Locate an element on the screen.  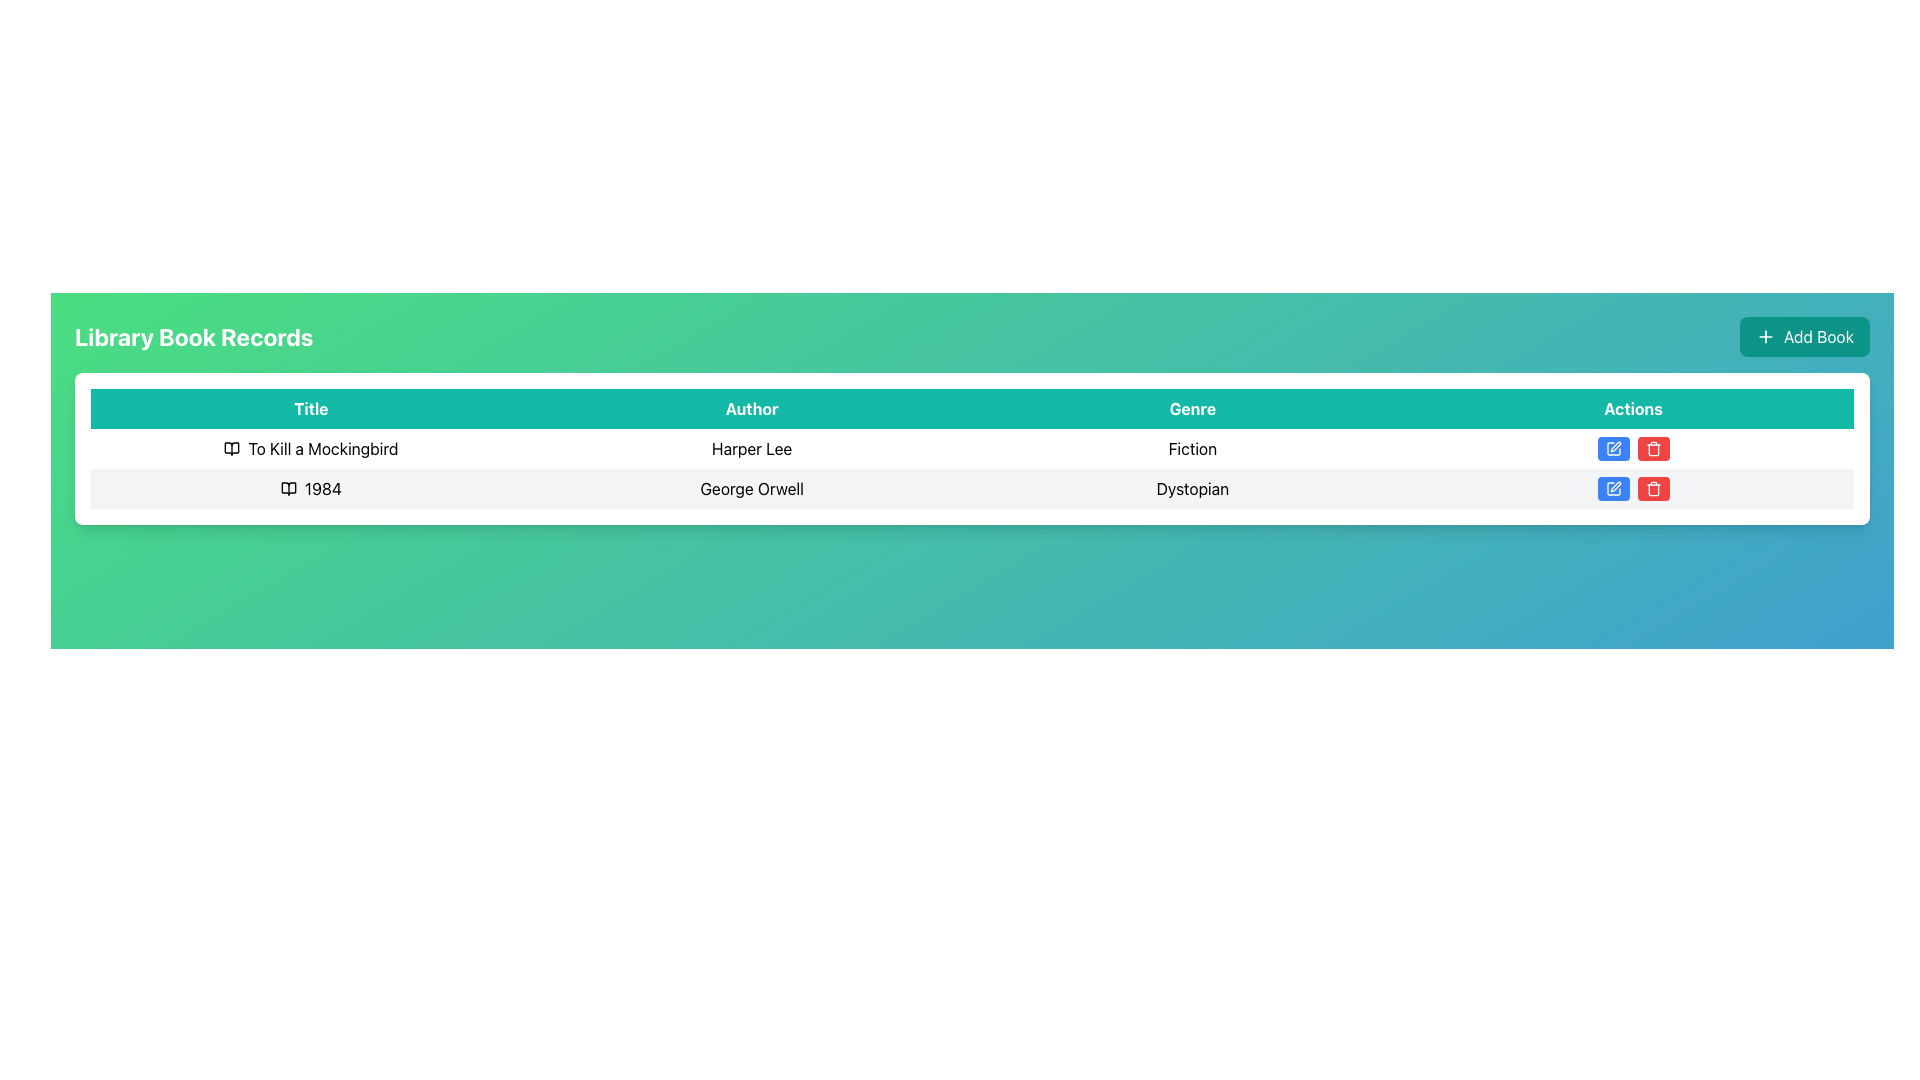
the 'Add Book' button text located at the top-right corner of the interface is located at coordinates (1819, 335).